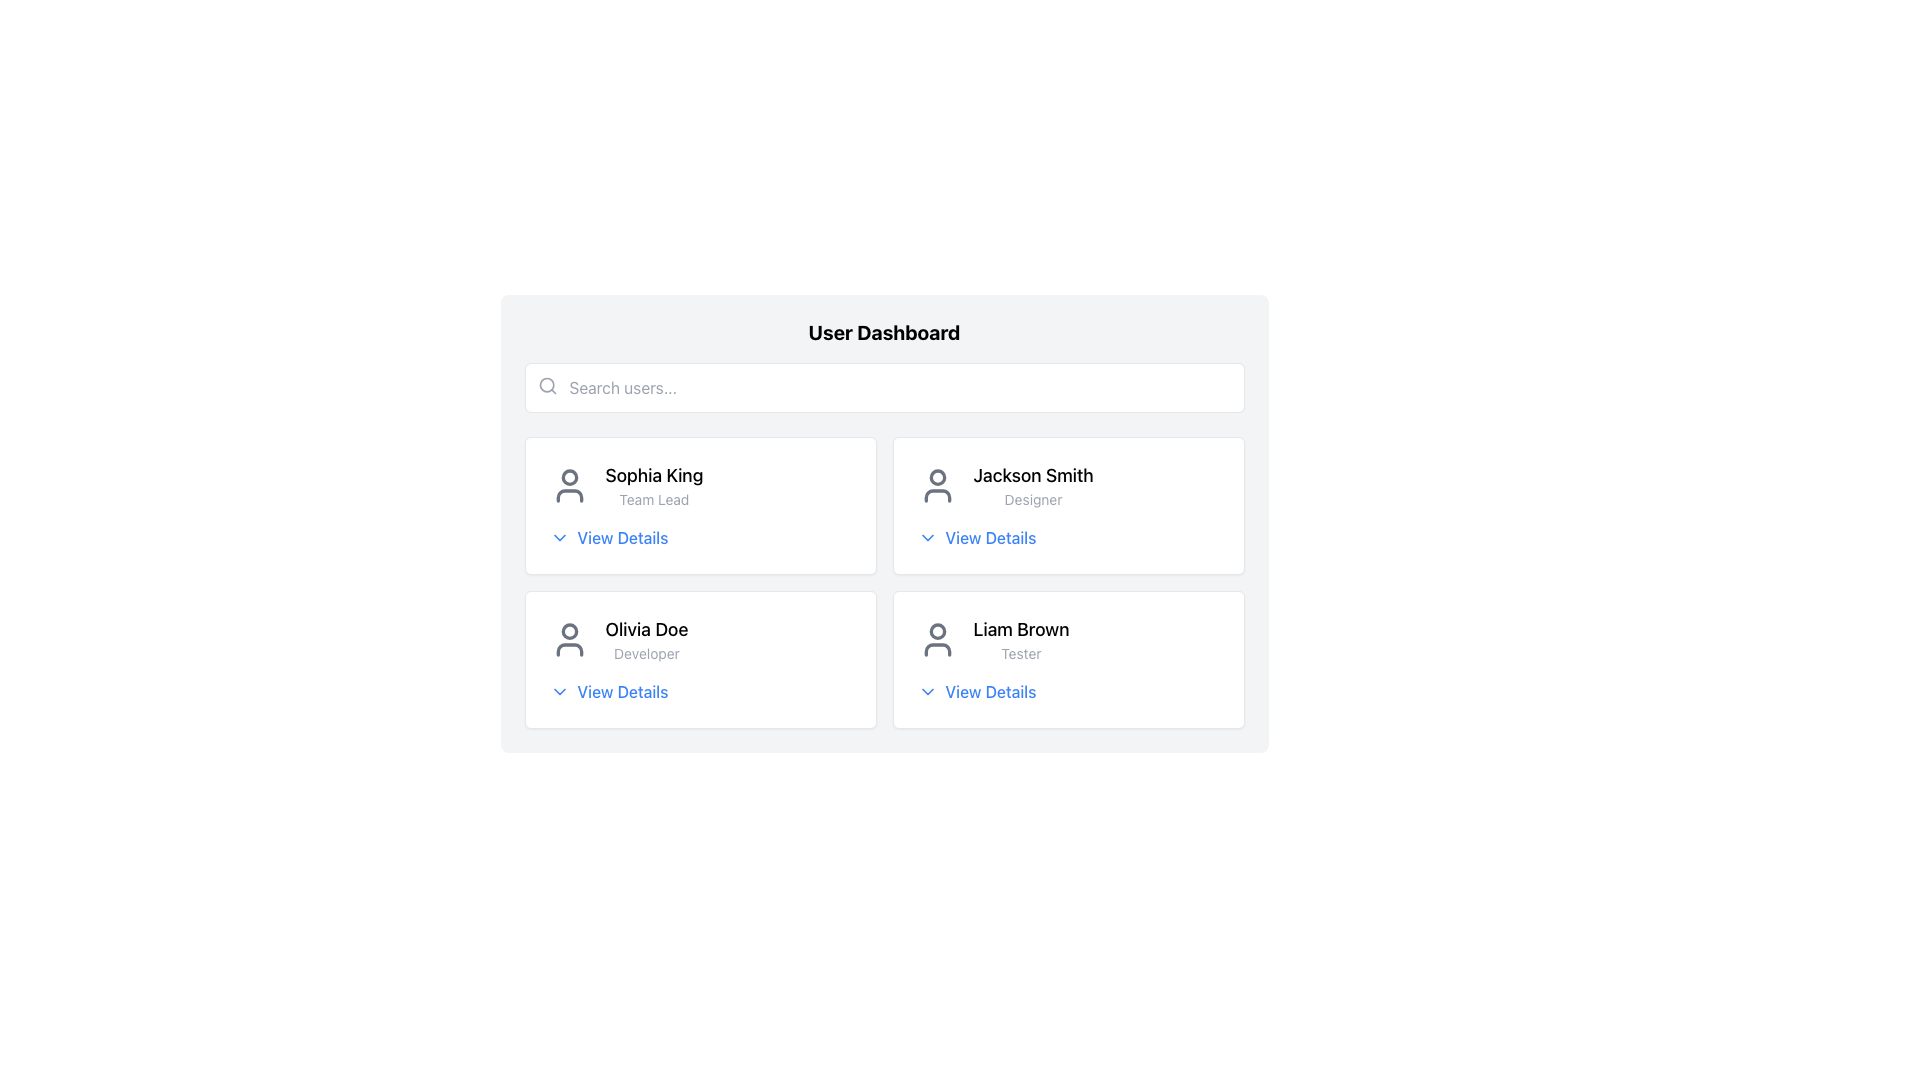 This screenshot has width=1920, height=1080. Describe the element at coordinates (647, 628) in the screenshot. I see `the user profile name text label located in the bottom-left quadrant of the user dashboard grid, which identifies the user profile in the dashboard` at that location.